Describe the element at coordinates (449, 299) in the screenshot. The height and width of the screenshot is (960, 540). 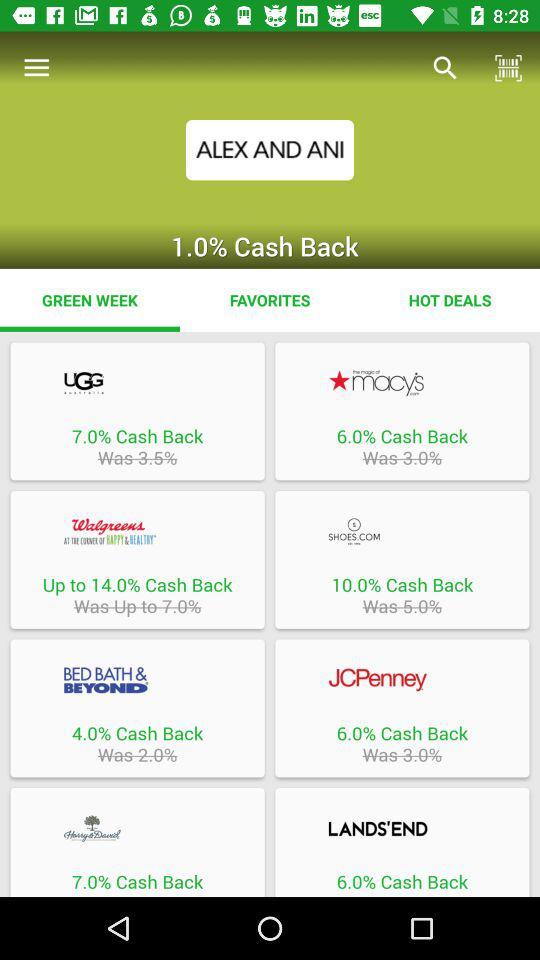
I see `item to the right of the favorites` at that location.